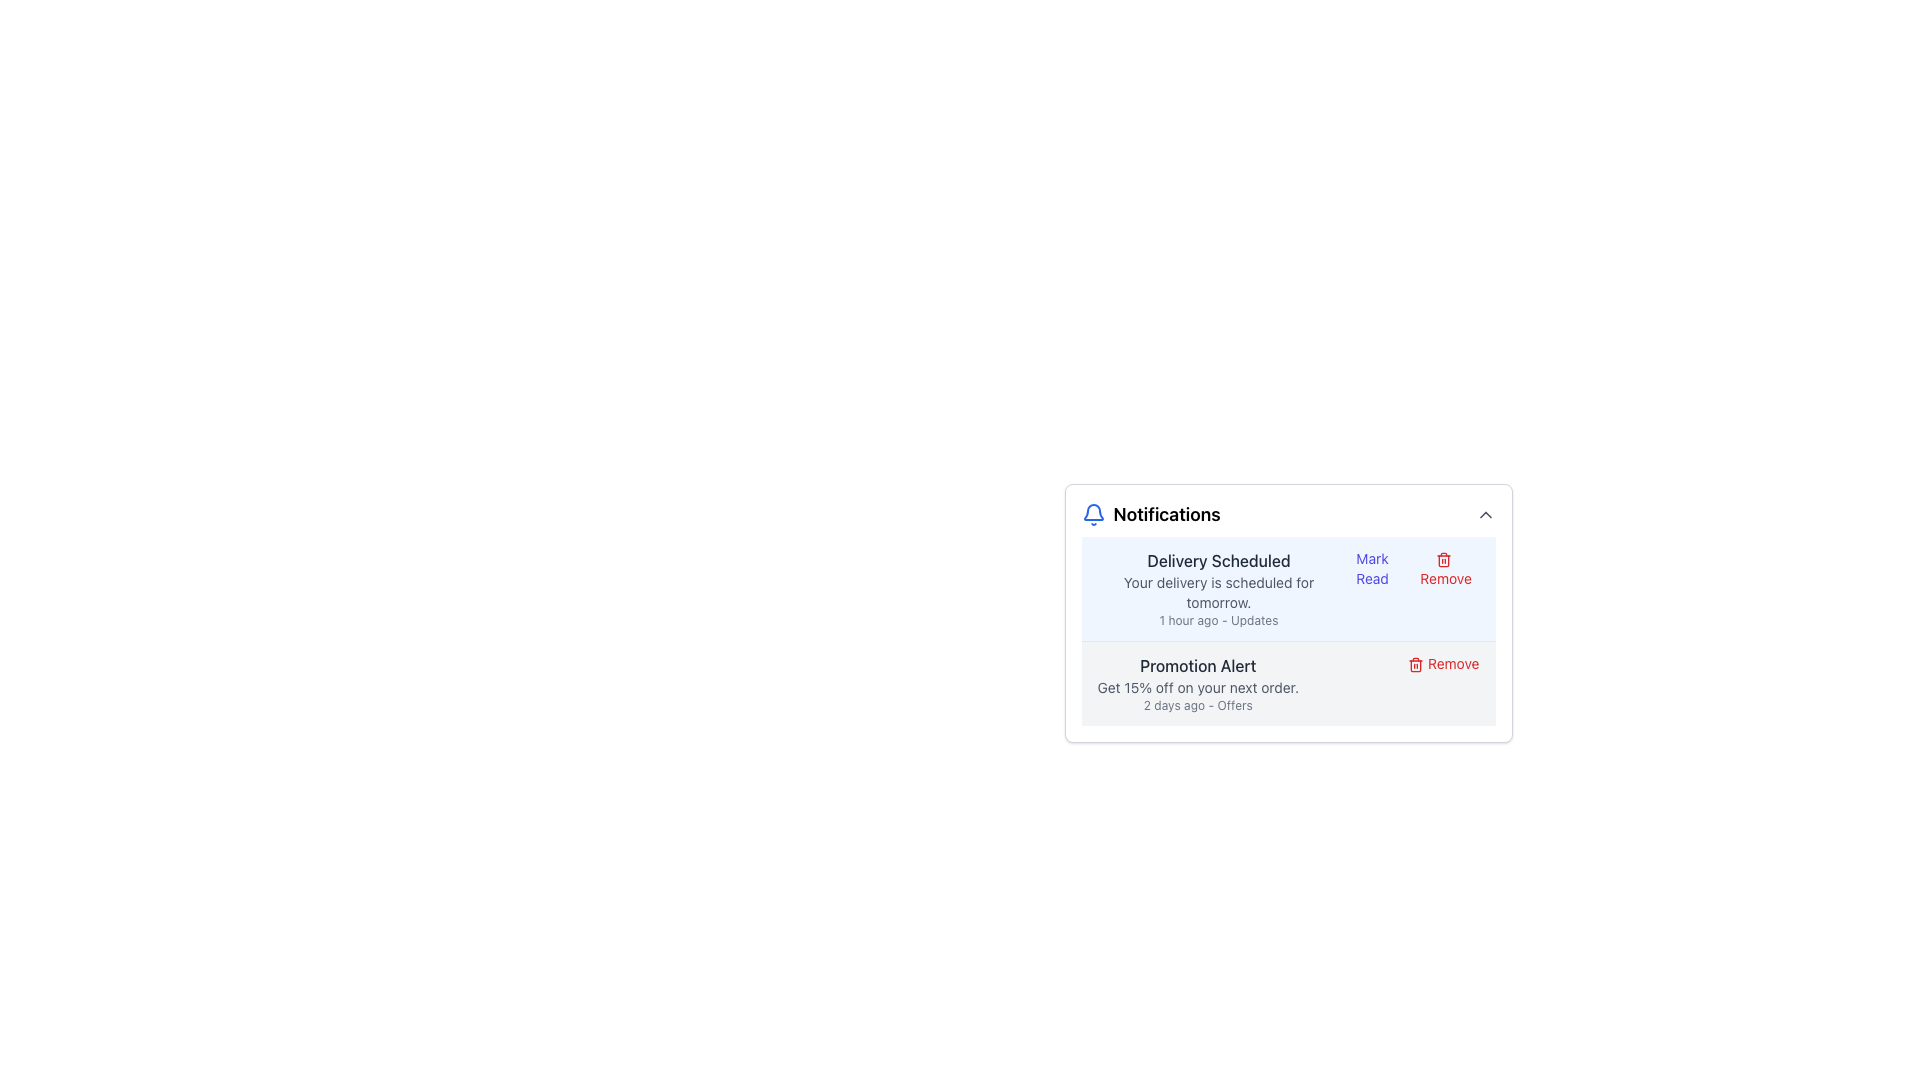  I want to click on the removal icon next to the 'Remove' label in the notifications interface, so click(1415, 665).